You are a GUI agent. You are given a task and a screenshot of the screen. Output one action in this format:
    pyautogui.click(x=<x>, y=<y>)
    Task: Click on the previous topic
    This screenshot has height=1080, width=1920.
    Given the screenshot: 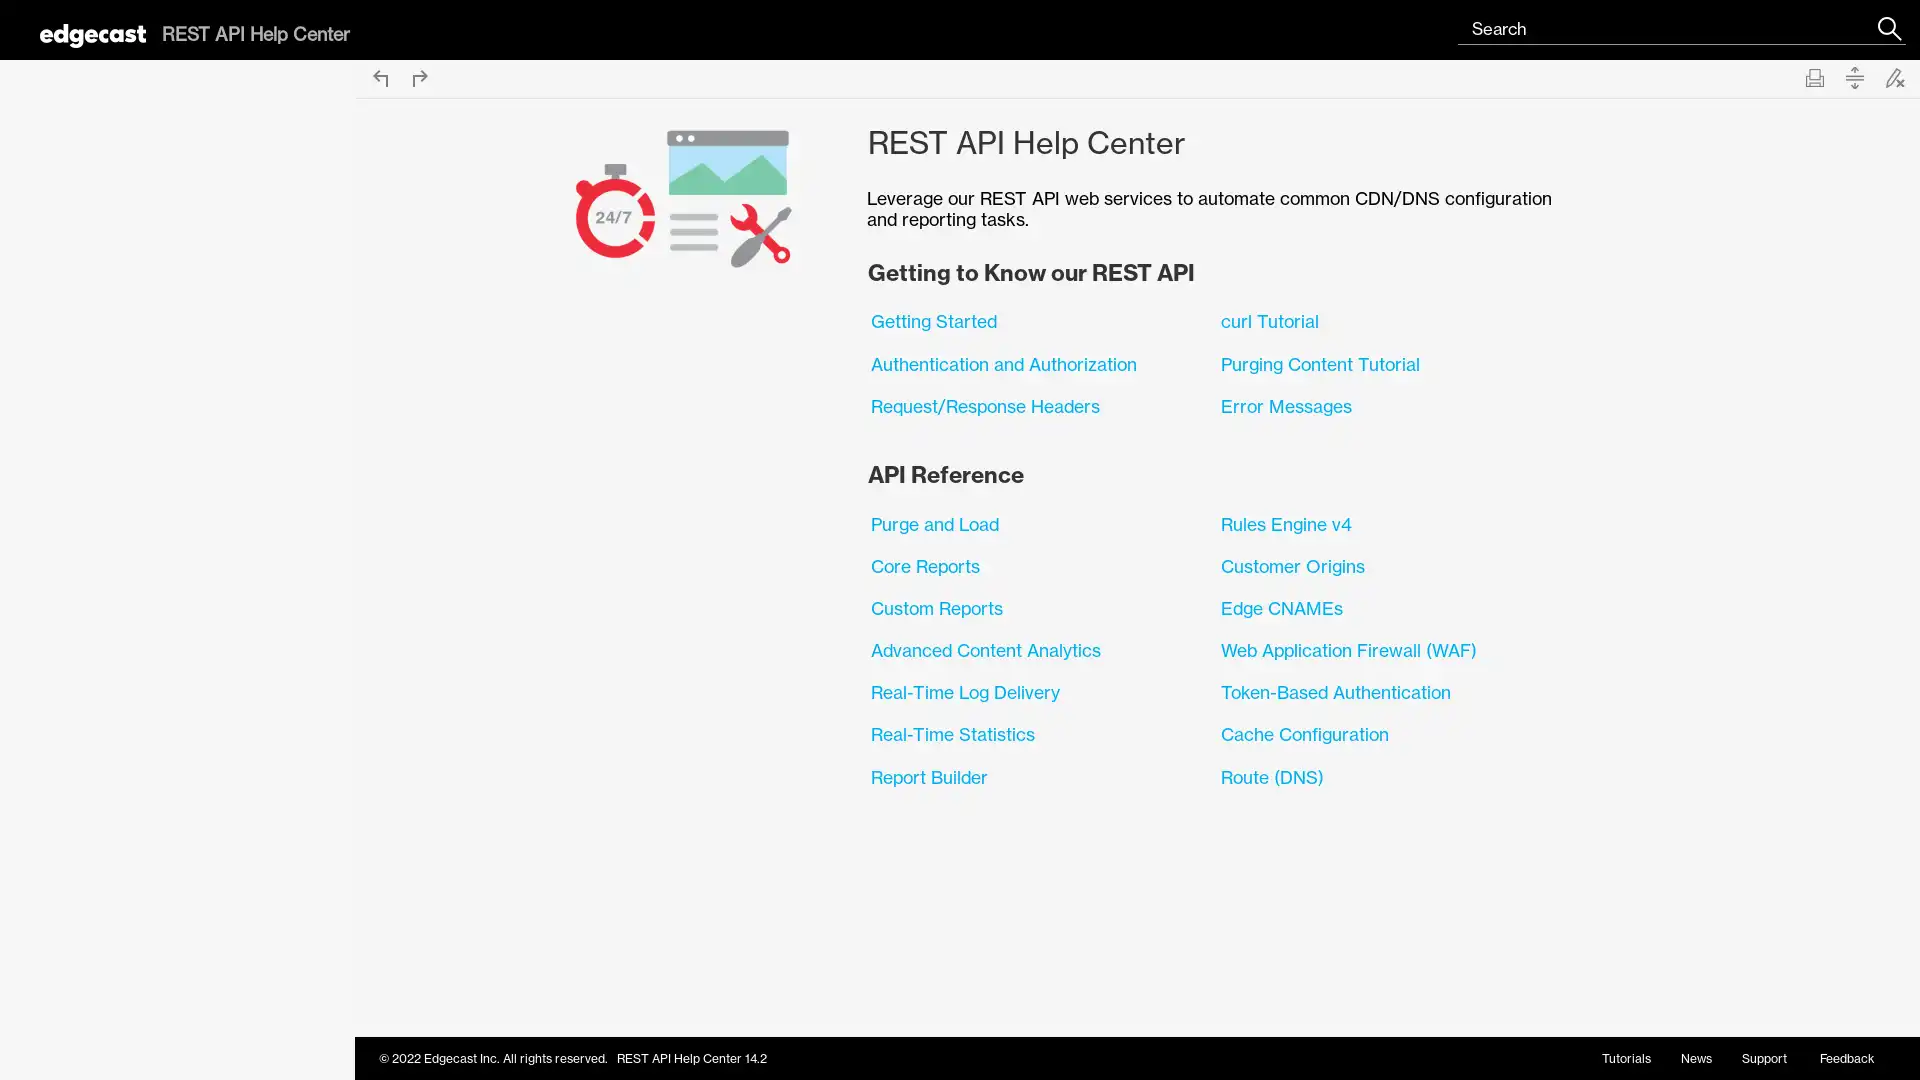 What is the action you would take?
    pyautogui.click(x=379, y=76)
    